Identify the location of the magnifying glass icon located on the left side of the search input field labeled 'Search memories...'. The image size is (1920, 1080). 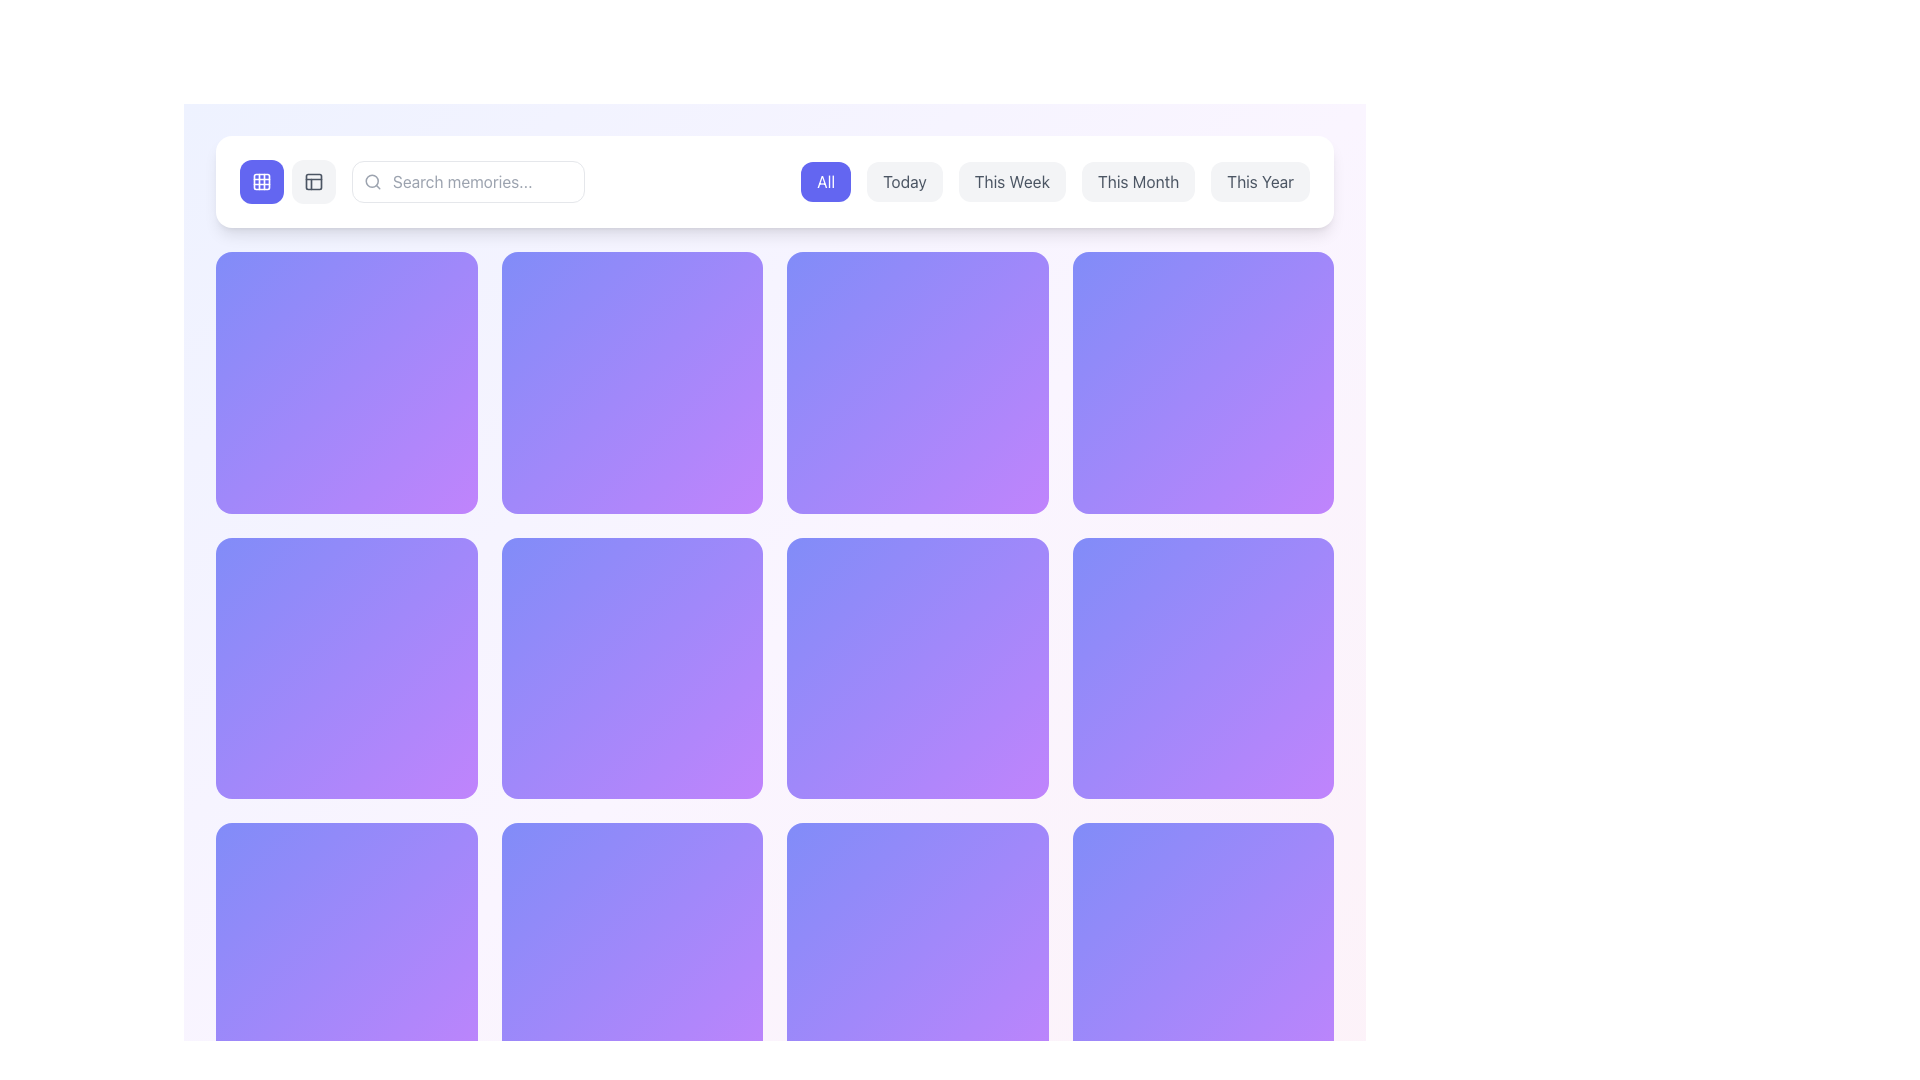
(373, 181).